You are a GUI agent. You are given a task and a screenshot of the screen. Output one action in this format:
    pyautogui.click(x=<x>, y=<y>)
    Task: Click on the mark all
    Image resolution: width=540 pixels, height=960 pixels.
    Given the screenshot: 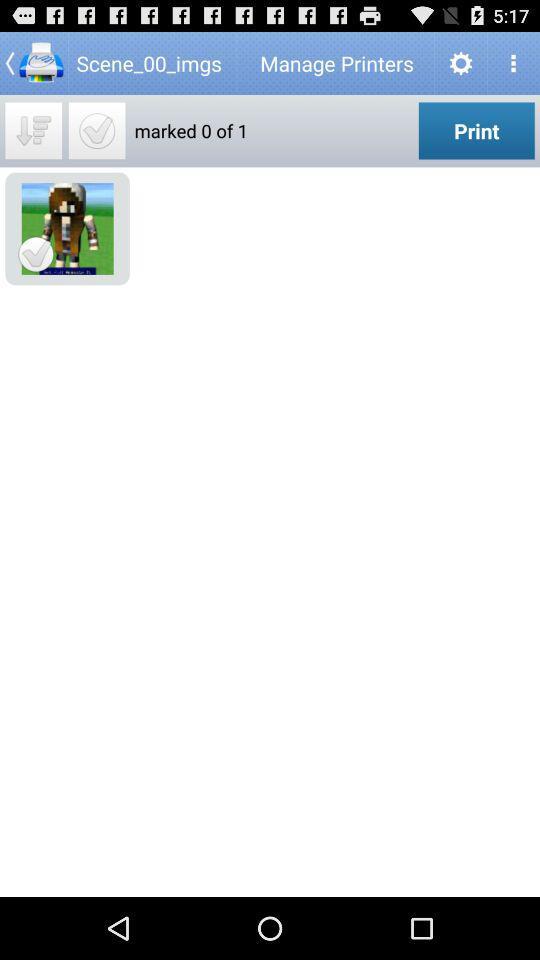 What is the action you would take?
    pyautogui.click(x=96, y=129)
    